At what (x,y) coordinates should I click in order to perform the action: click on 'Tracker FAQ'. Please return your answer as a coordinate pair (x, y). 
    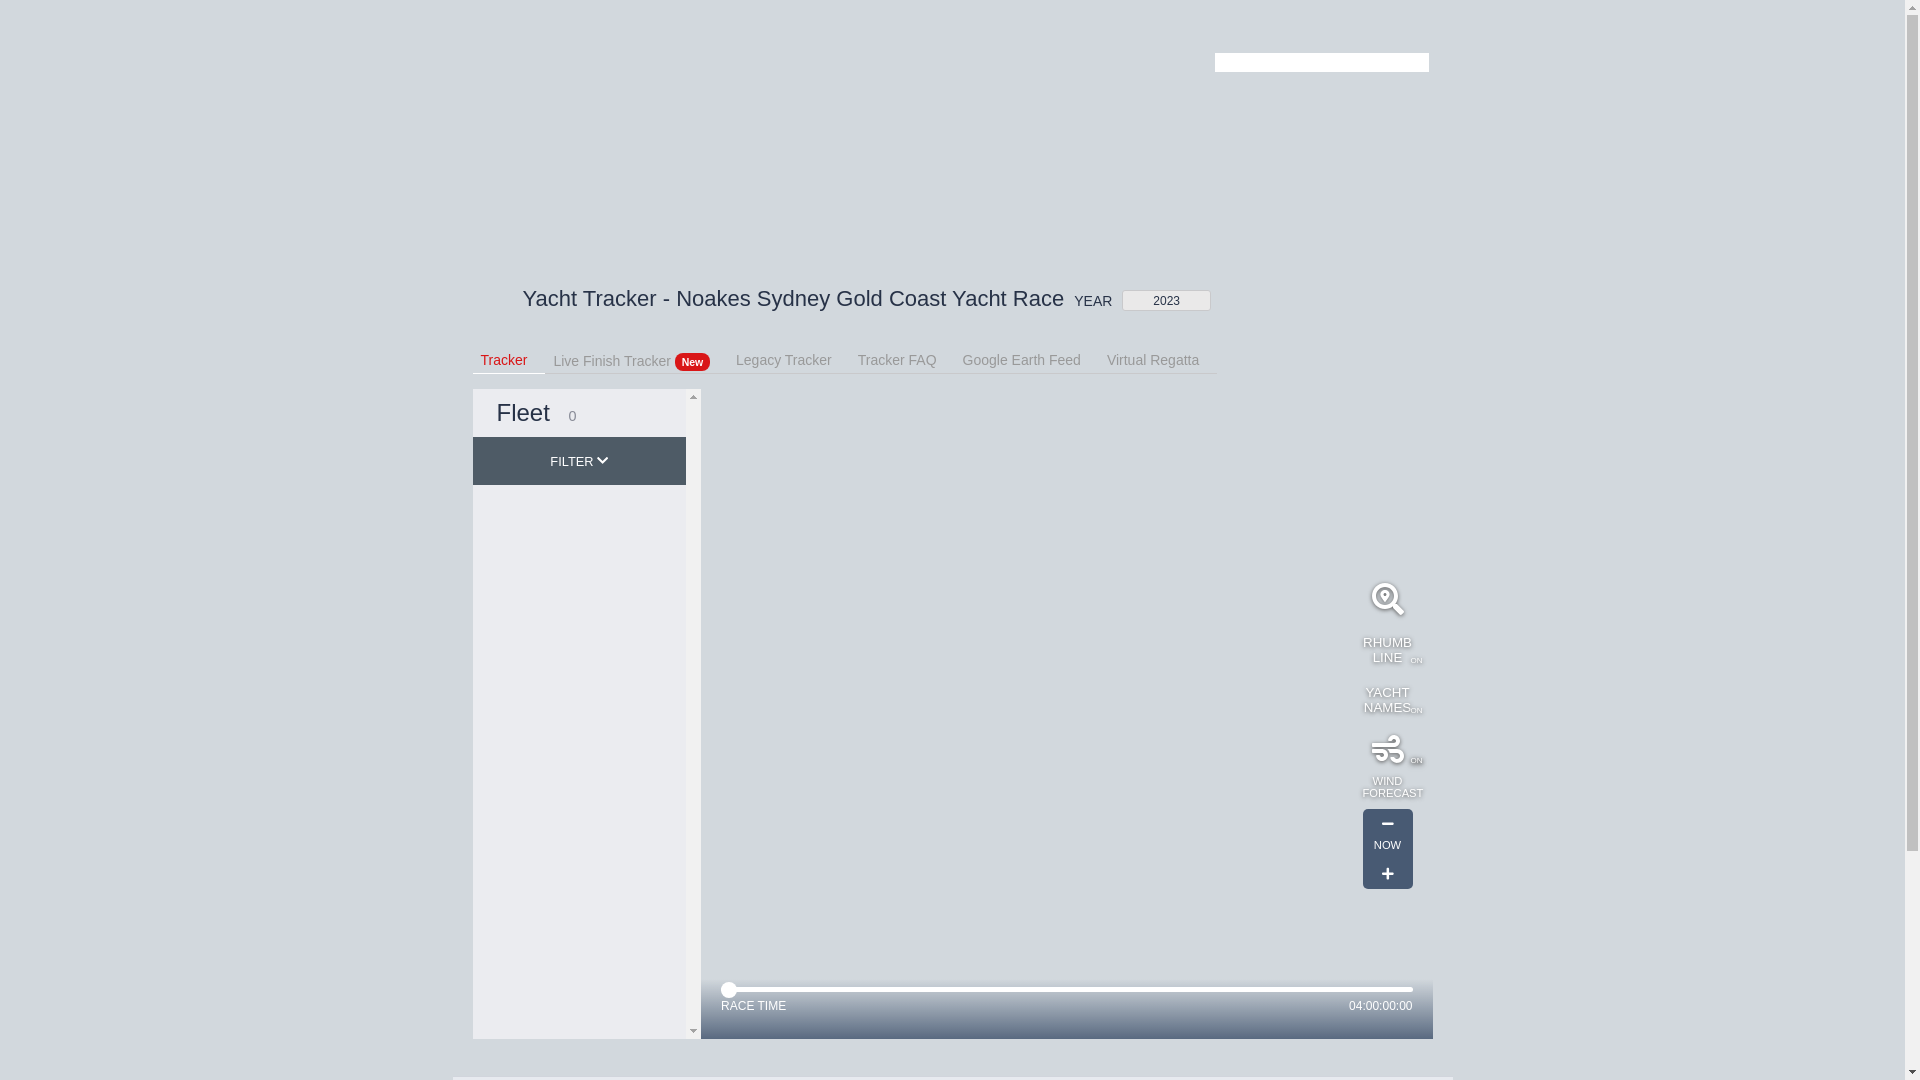
    Looking at the image, I should click on (858, 357).